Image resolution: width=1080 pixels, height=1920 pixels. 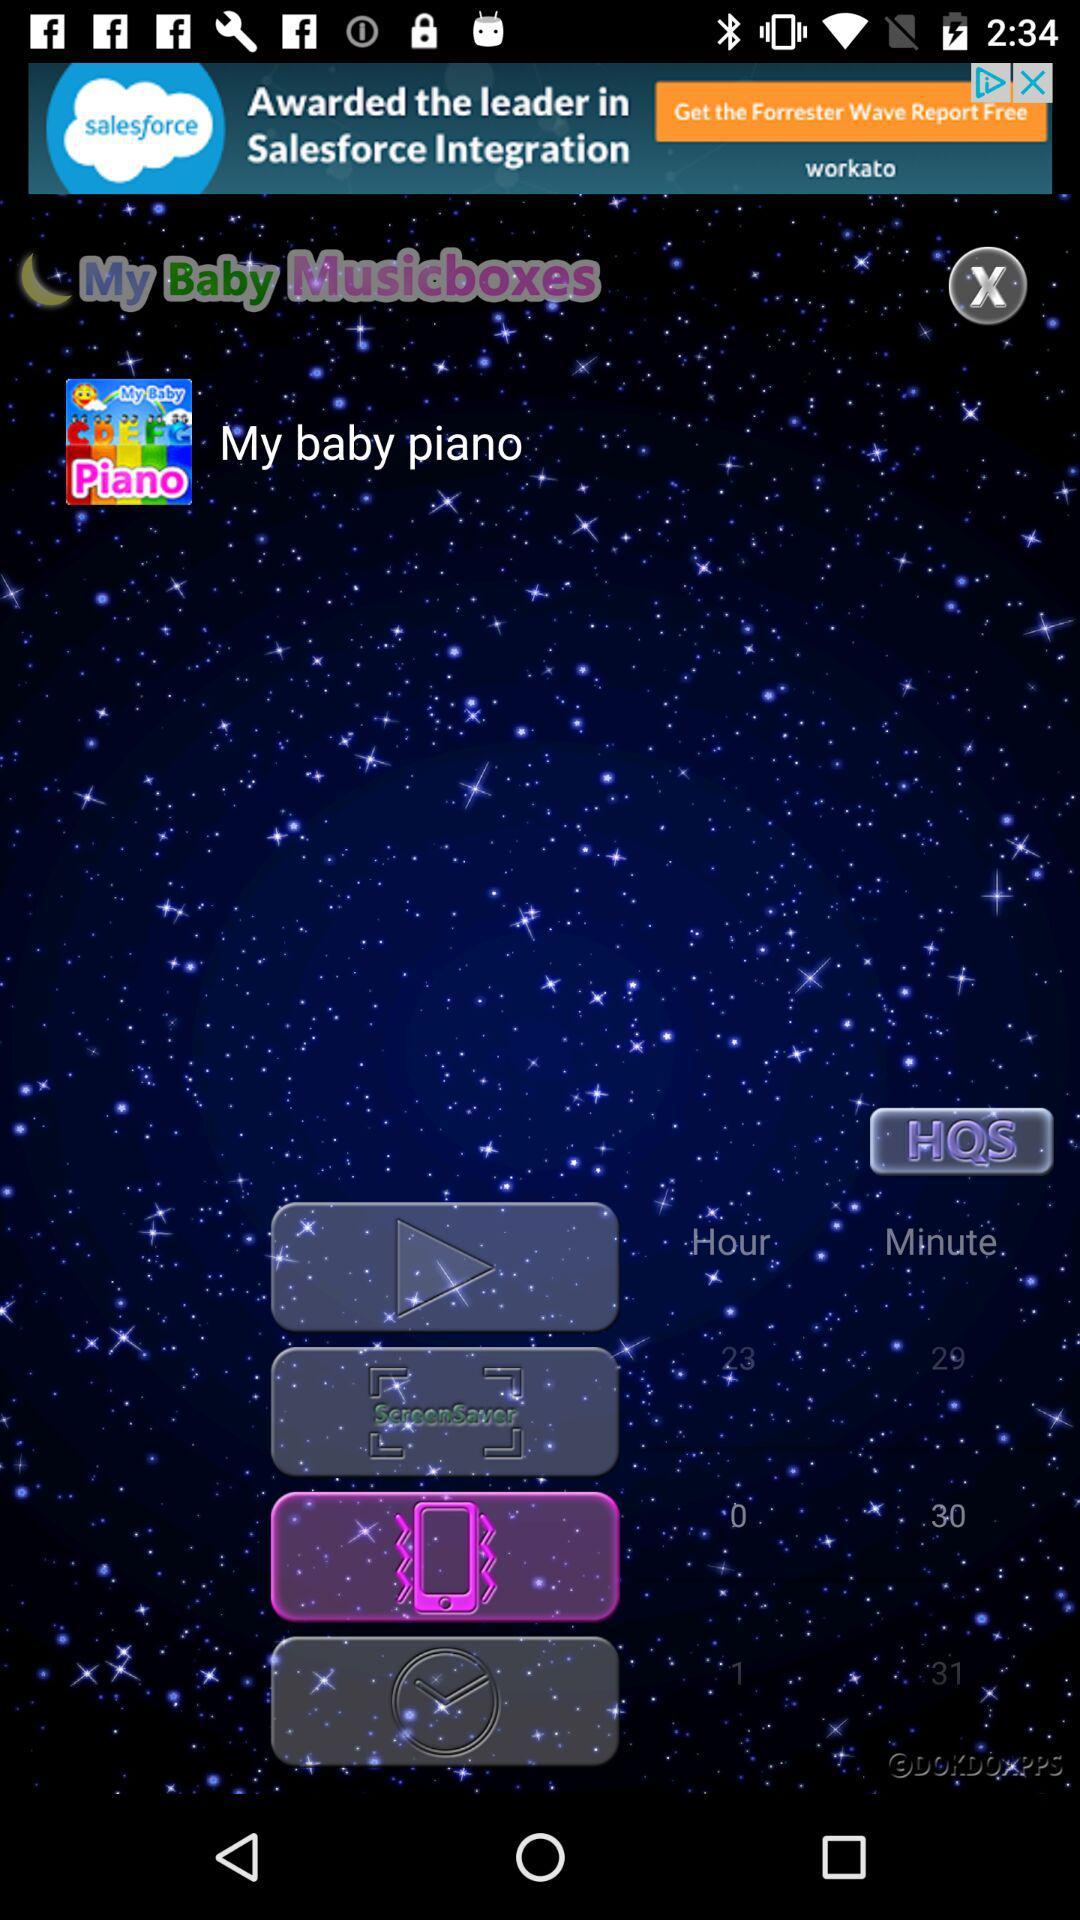 What do you see at coordinates (987, 285) in the screenshot?
I see `the close icon` at bounding box center [987, 285].